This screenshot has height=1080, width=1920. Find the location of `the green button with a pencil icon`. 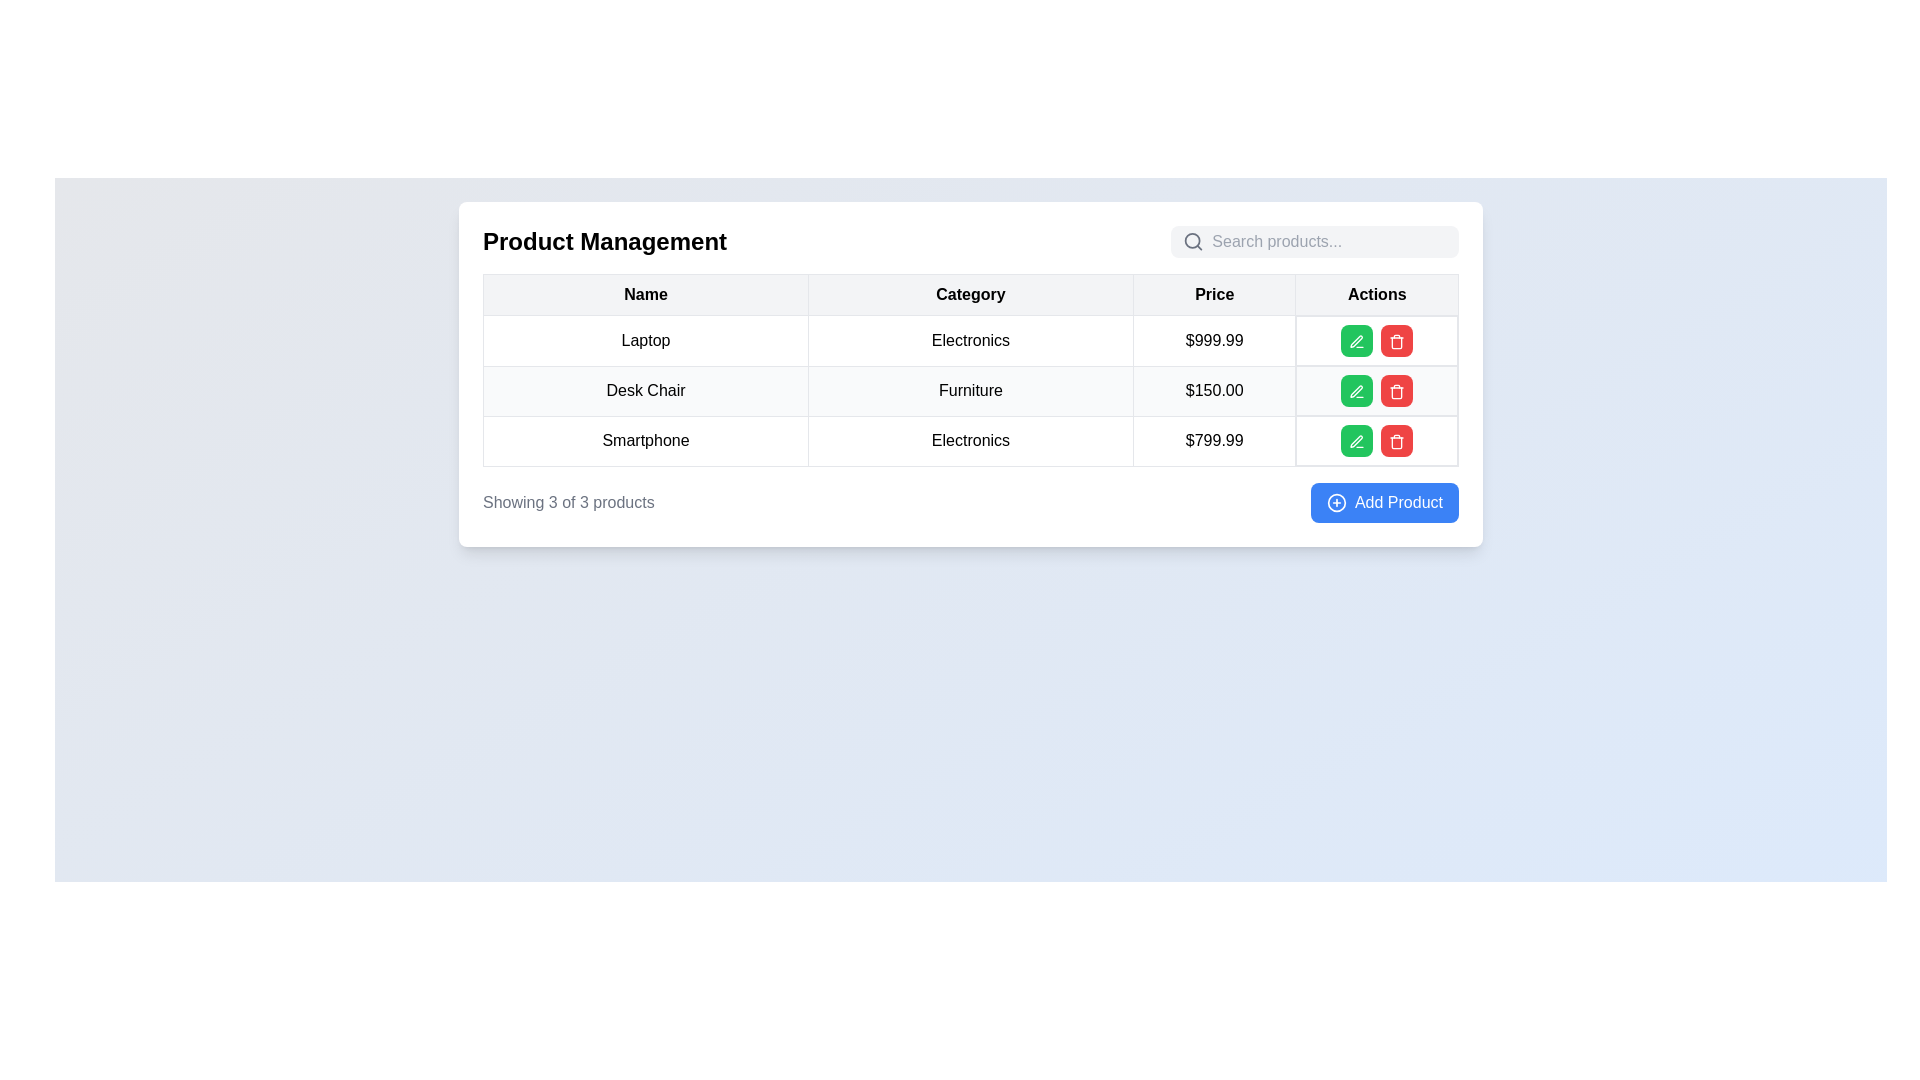

the green button with a pencil icon is located at coordinates (1376, 390).